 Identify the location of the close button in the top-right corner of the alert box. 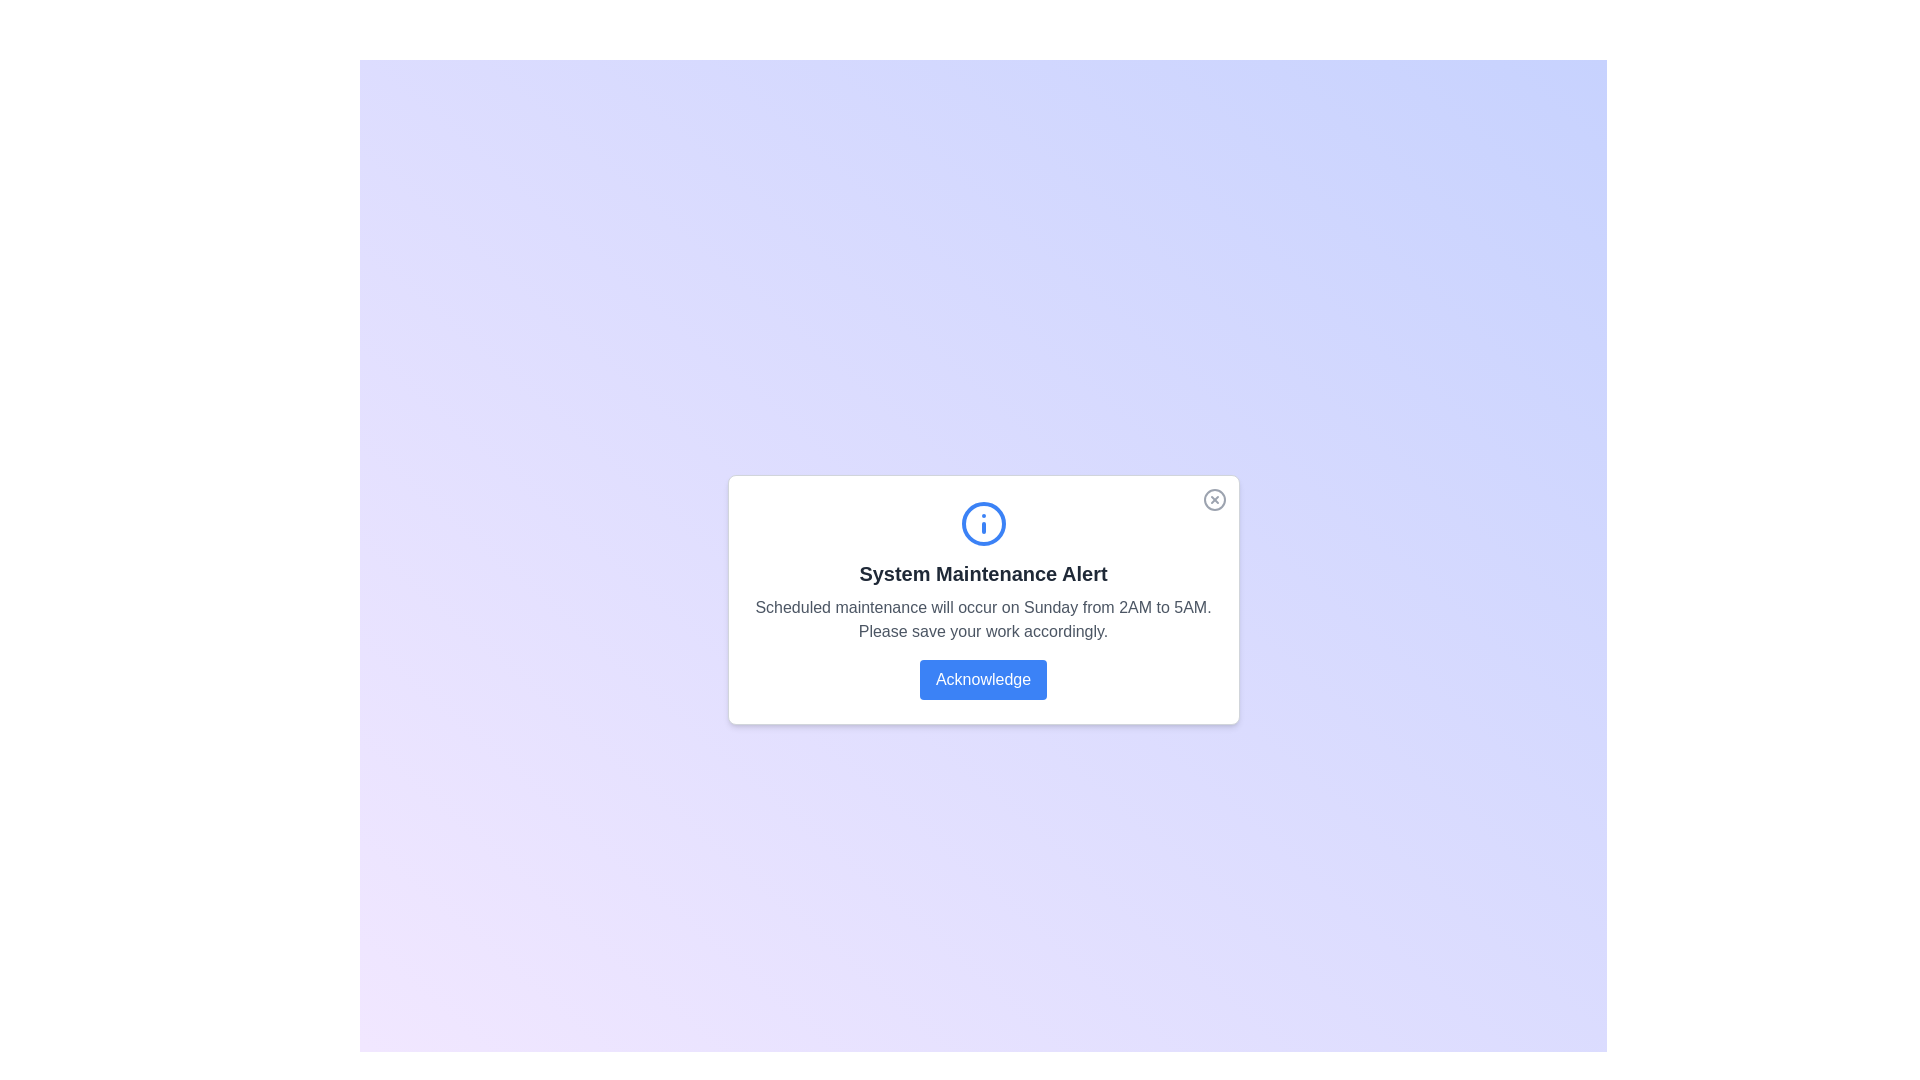
(1213, 499).